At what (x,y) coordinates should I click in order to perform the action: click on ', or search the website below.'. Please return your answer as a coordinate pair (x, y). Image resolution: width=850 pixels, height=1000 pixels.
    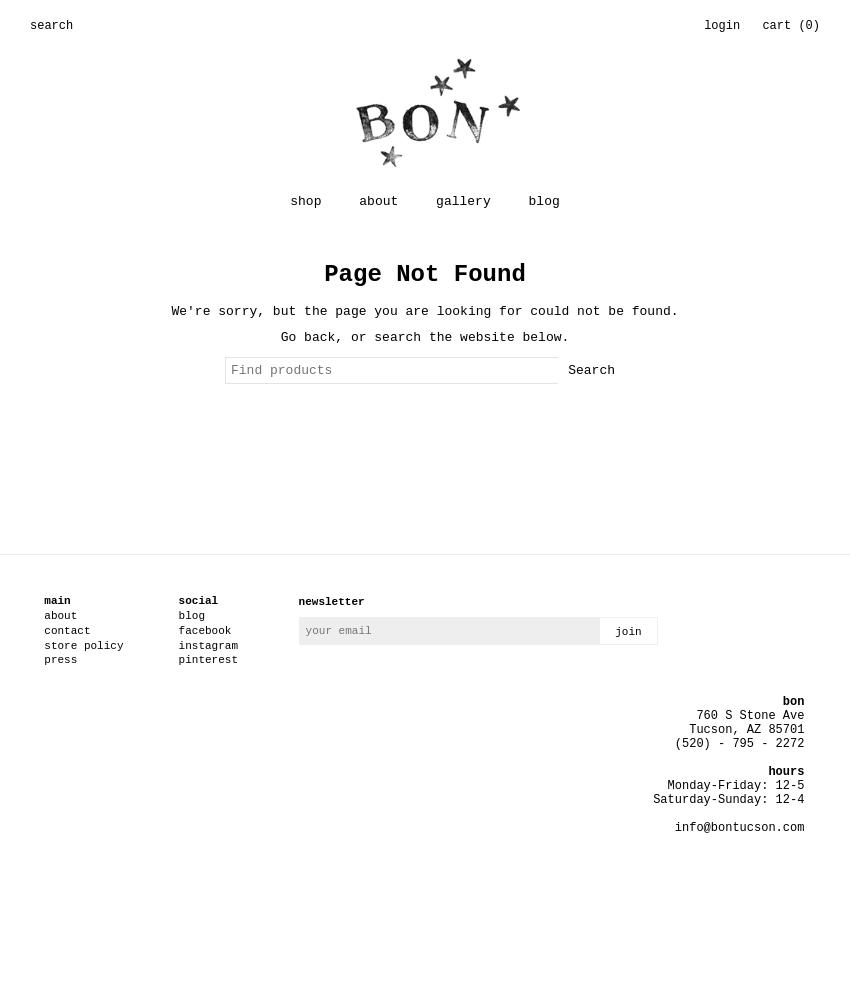
    Looking at the image, I should click on (451, 335).